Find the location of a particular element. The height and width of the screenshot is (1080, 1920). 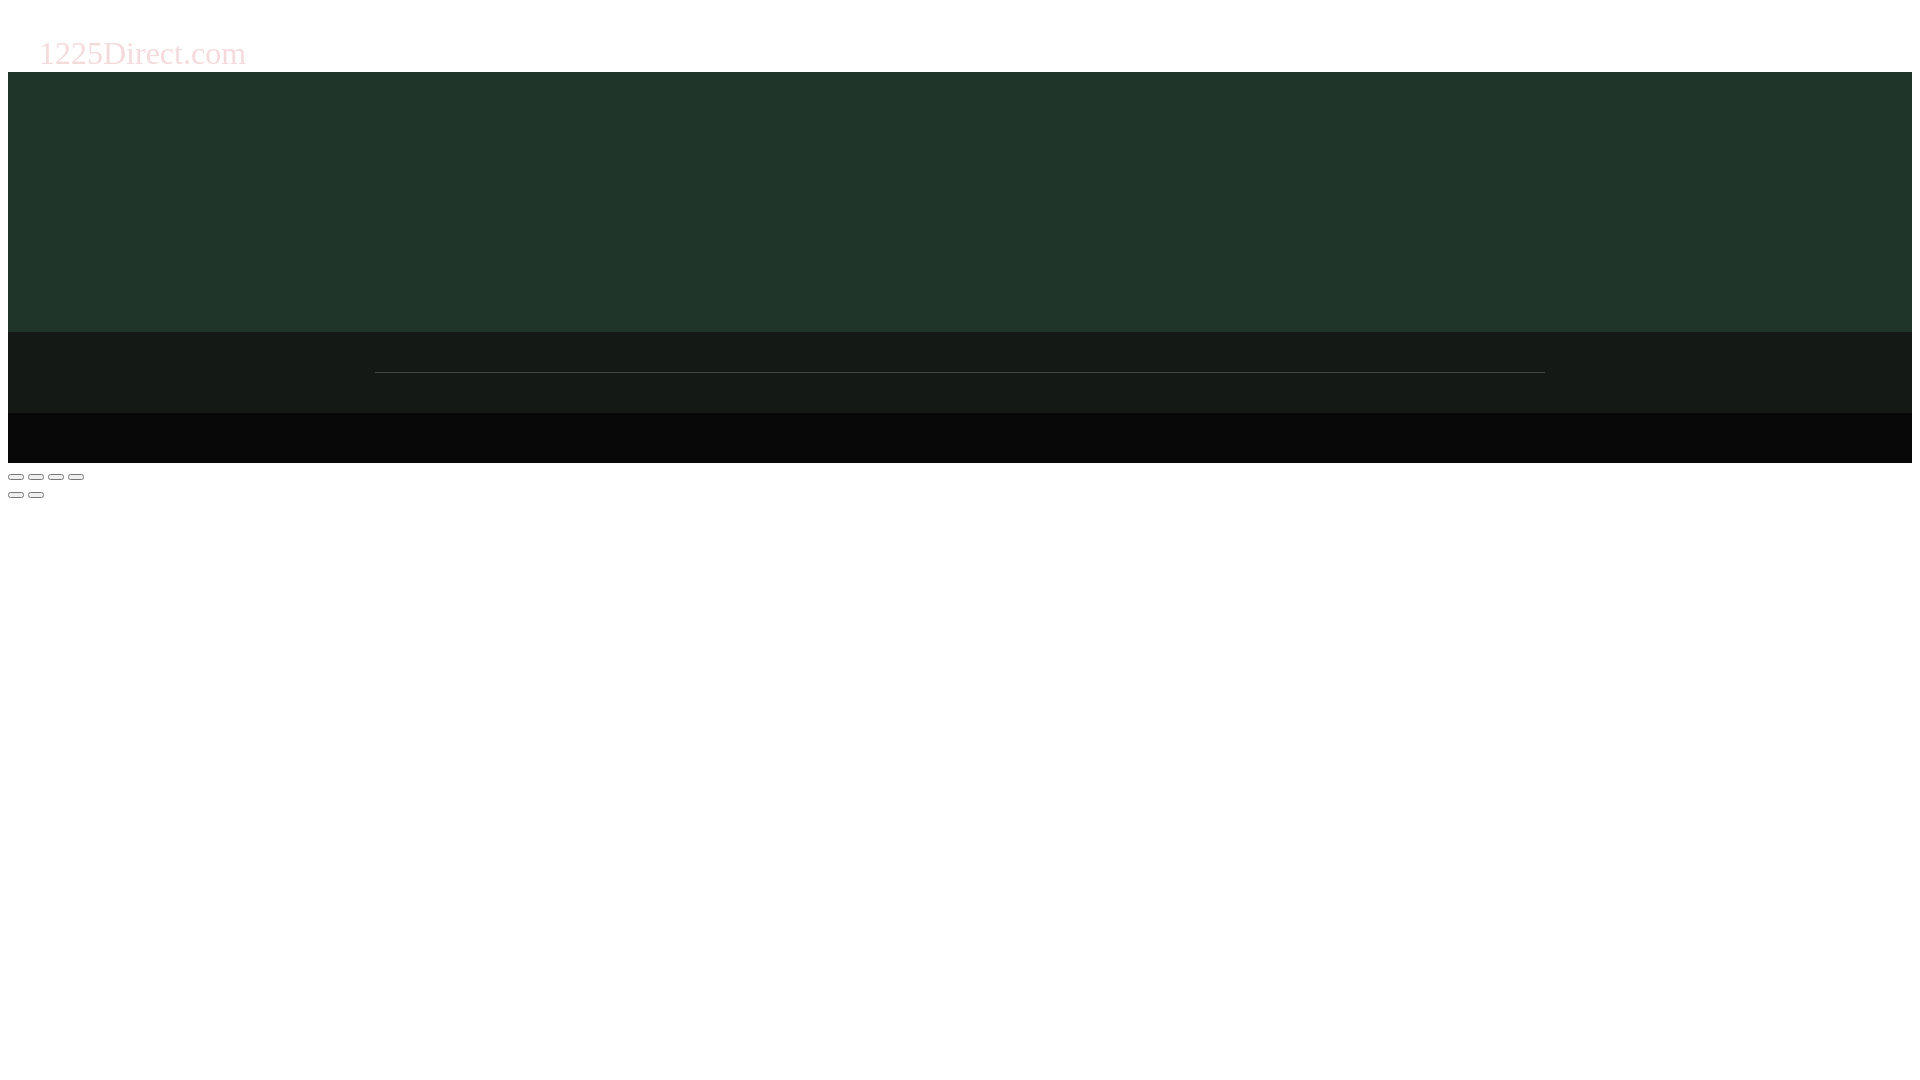

'Share' is located at coordinates (35, 477).